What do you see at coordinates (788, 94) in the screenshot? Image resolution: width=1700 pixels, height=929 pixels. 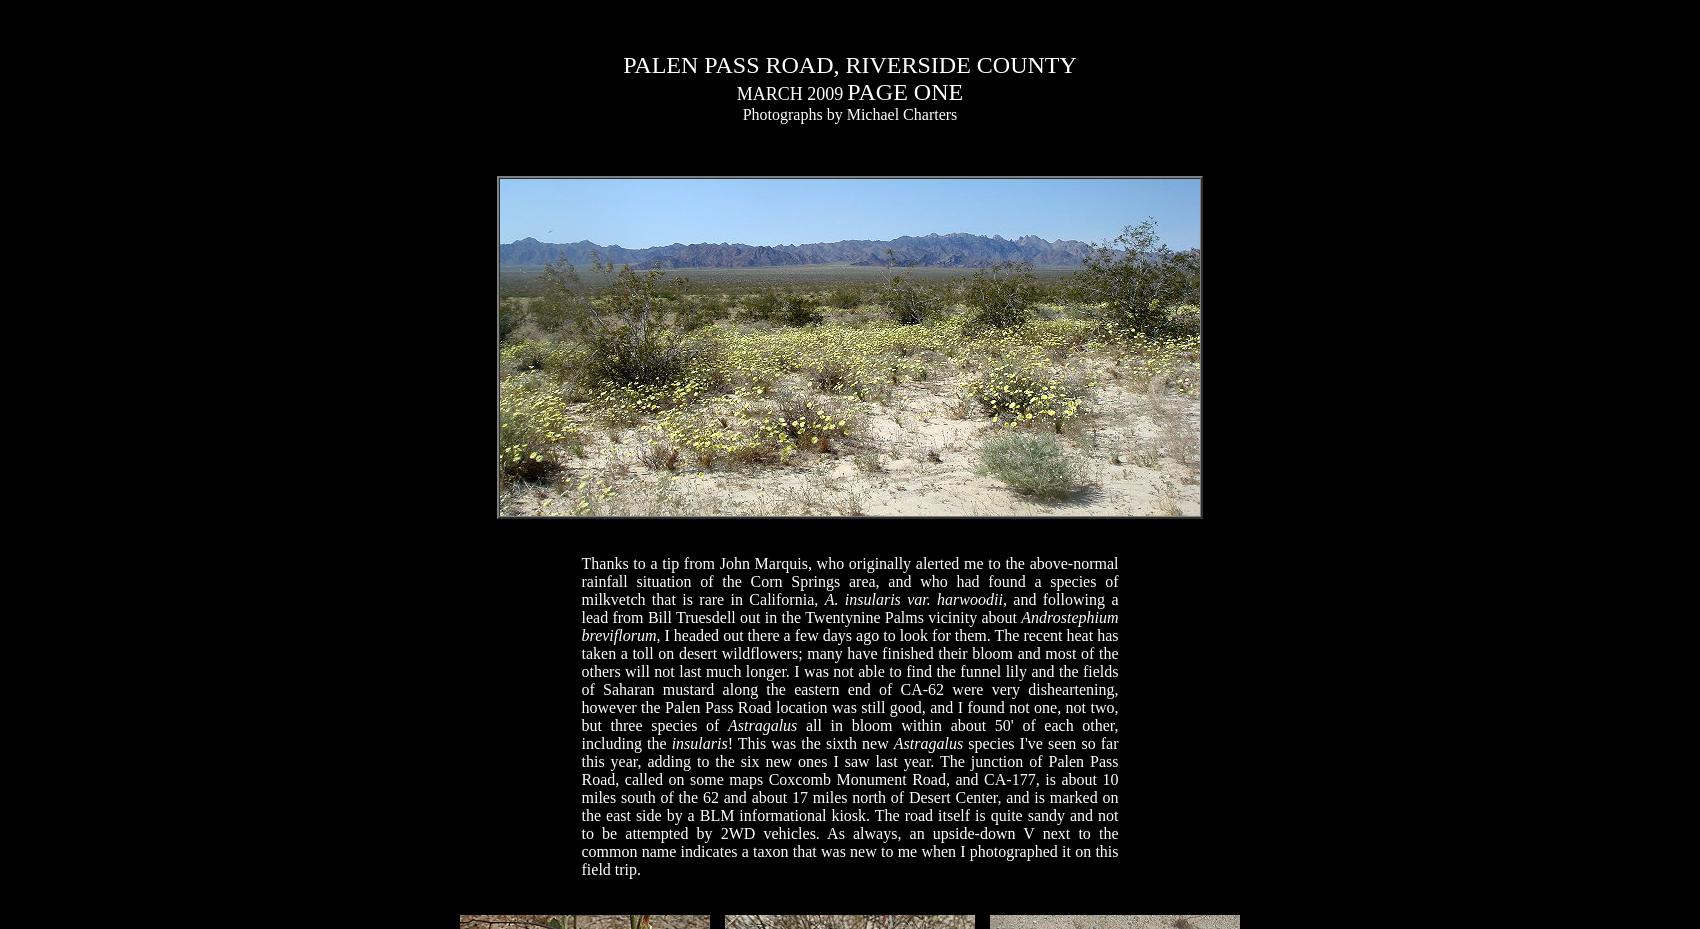 I see `'MARCH 2009'` at bounding box center [788, 94].